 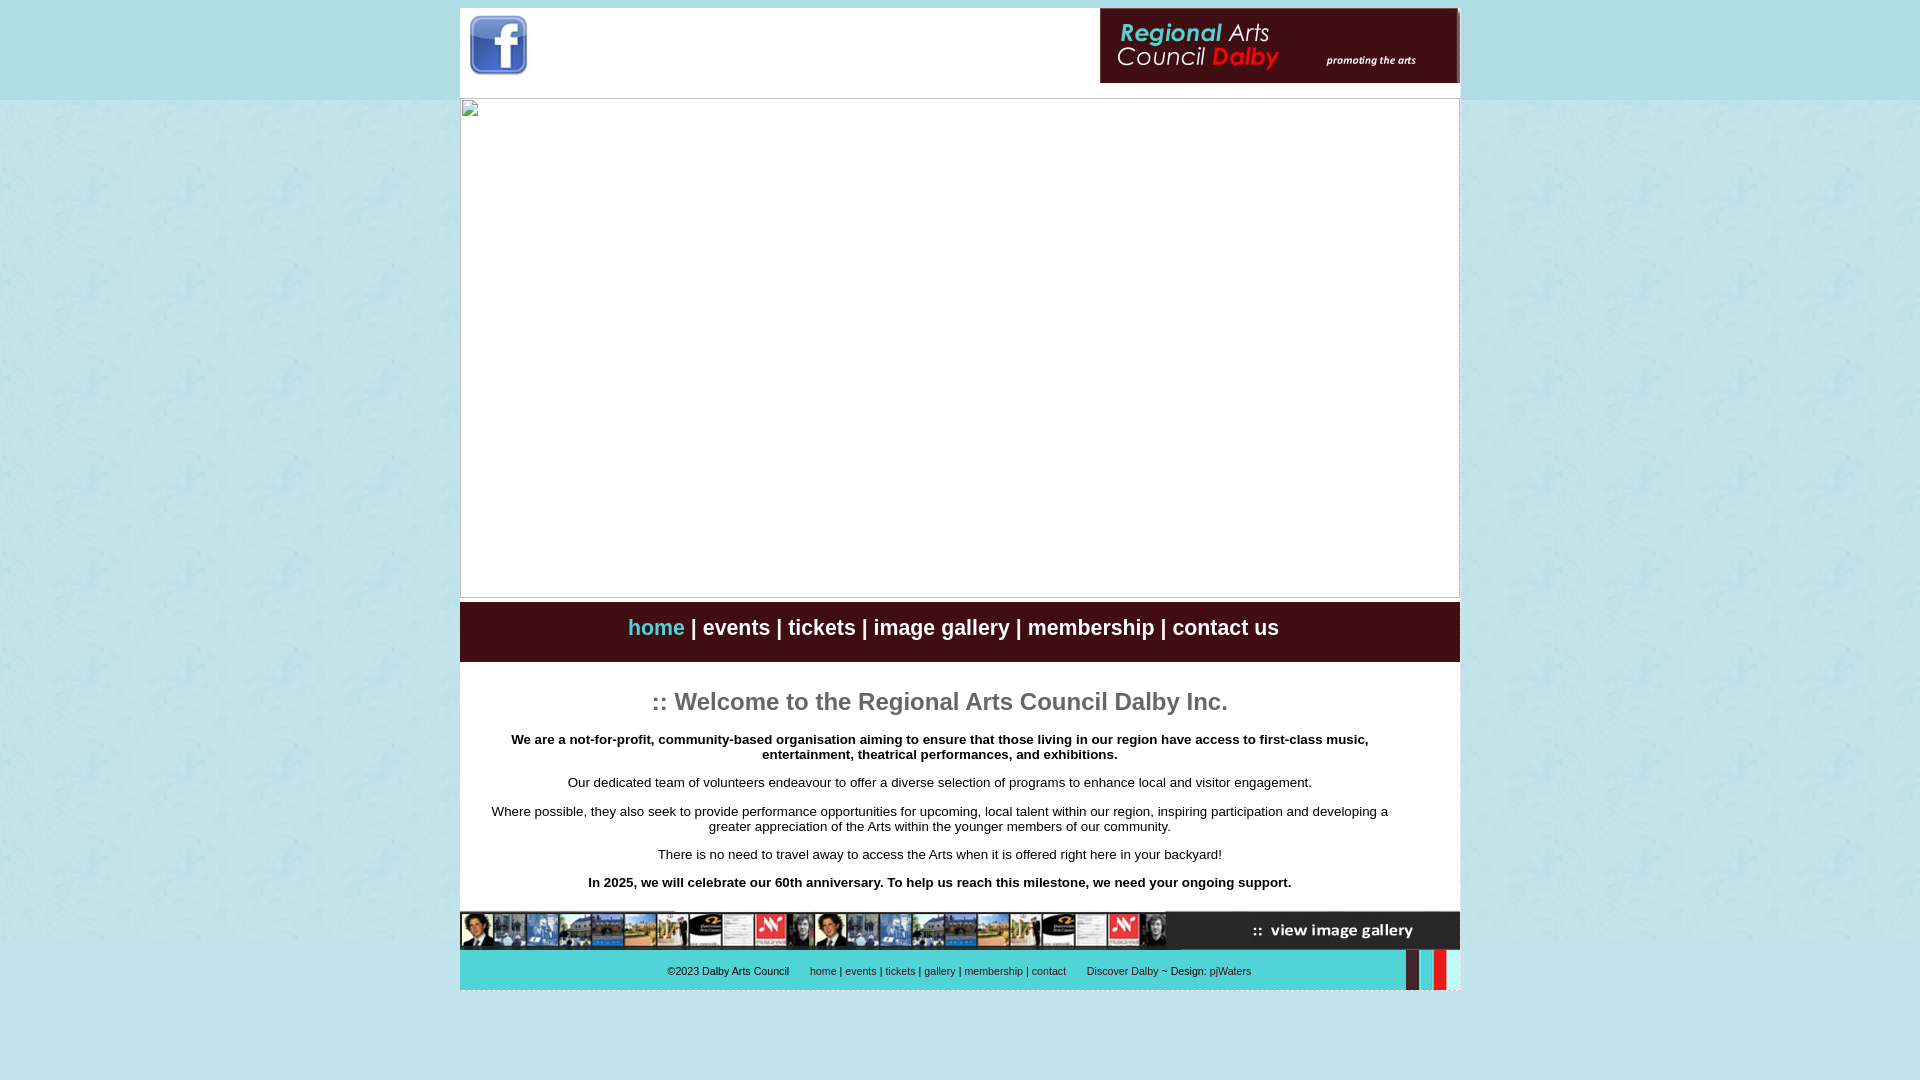 I want to click on 'home', so click(x=823, y=970).